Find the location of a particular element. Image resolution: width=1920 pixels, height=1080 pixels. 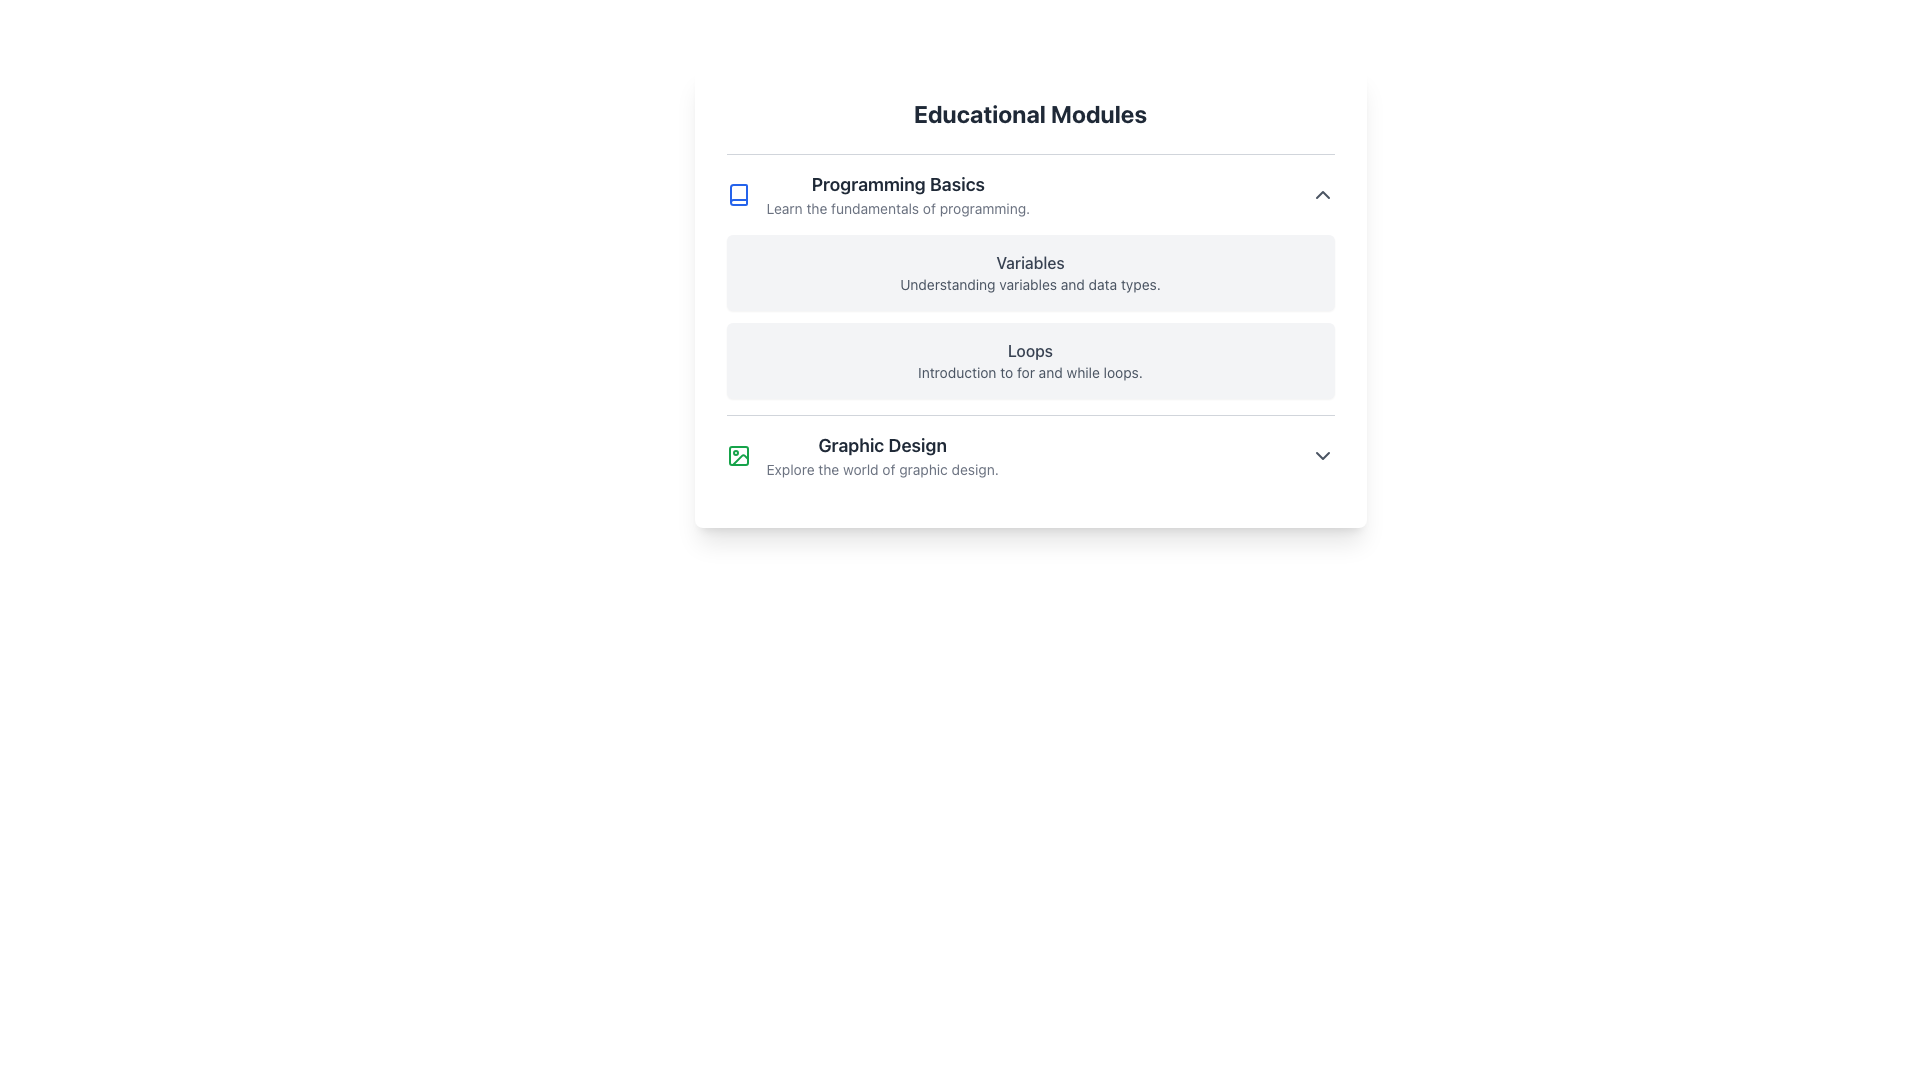

the collapsible list item titled 'Graphic Design' is located at coordinates (1030, 455).